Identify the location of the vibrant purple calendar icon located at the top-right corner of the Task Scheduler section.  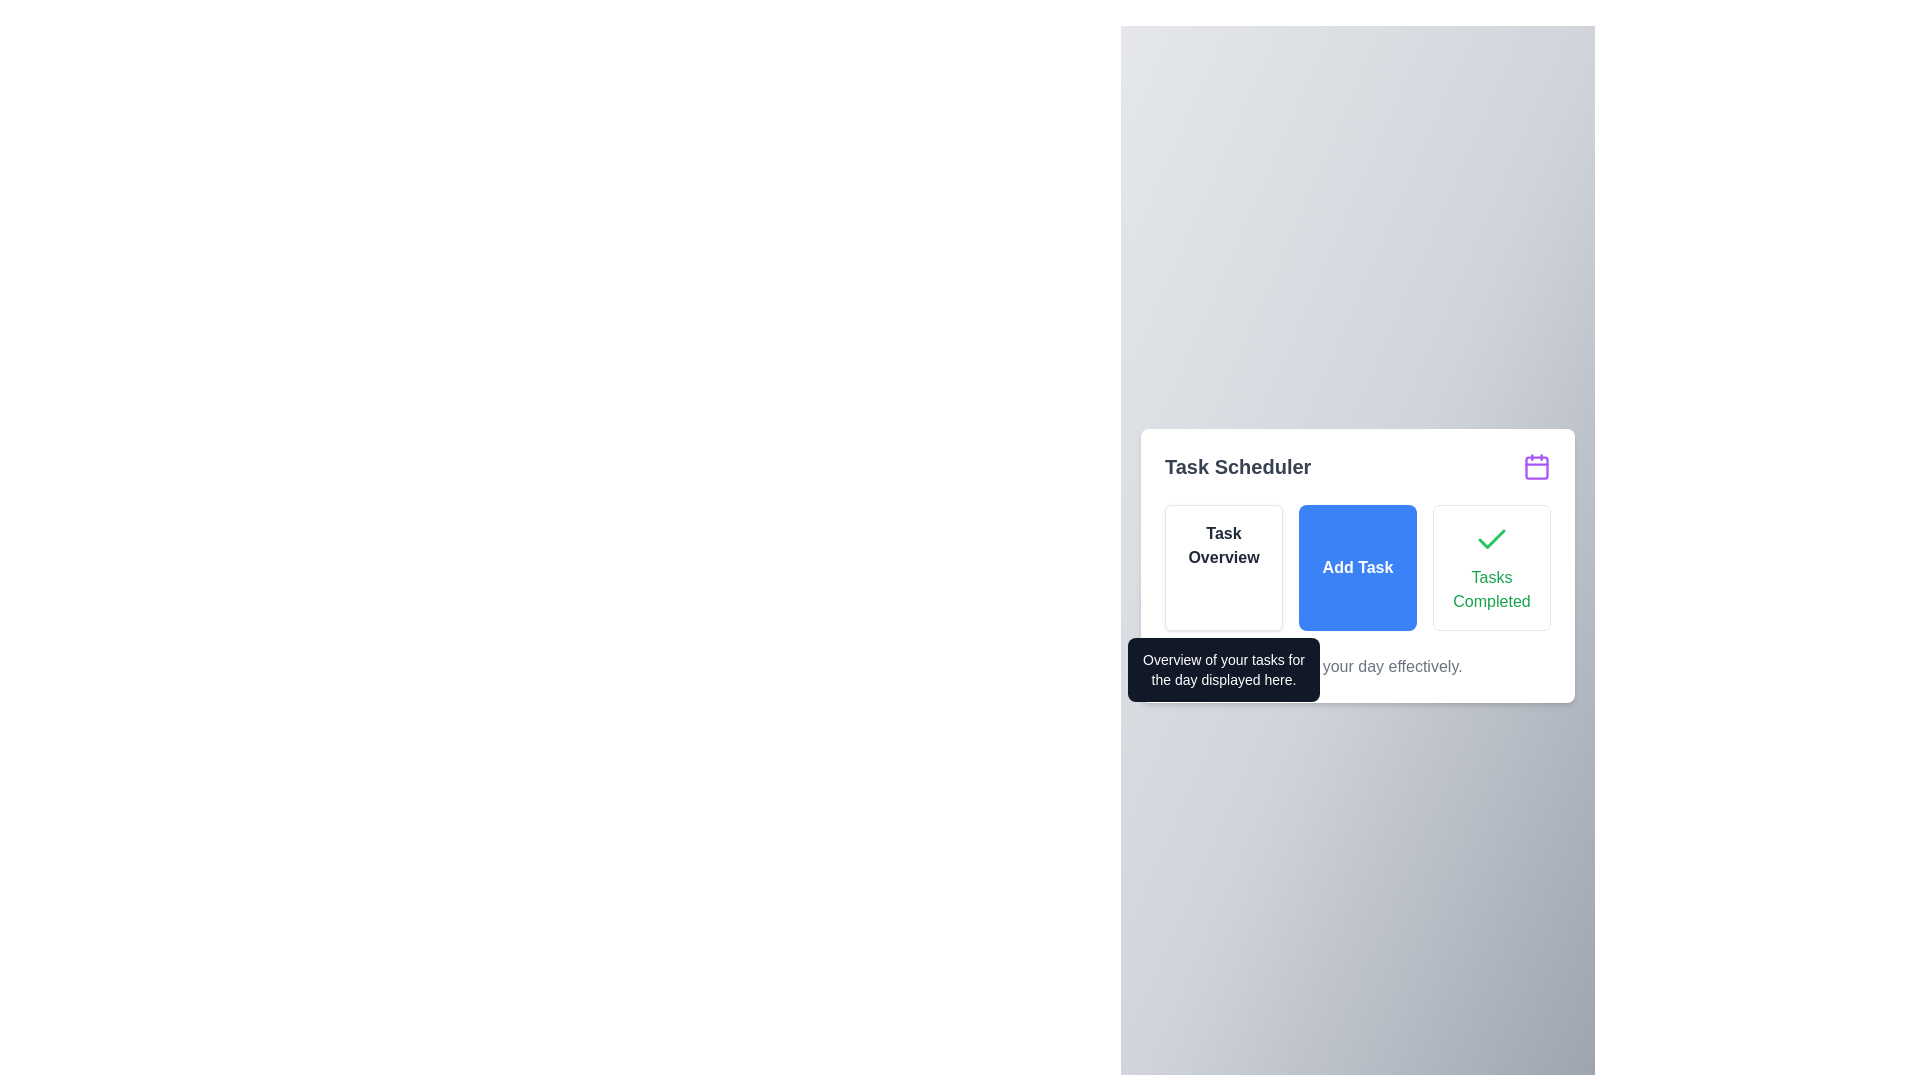
(1535, 466).